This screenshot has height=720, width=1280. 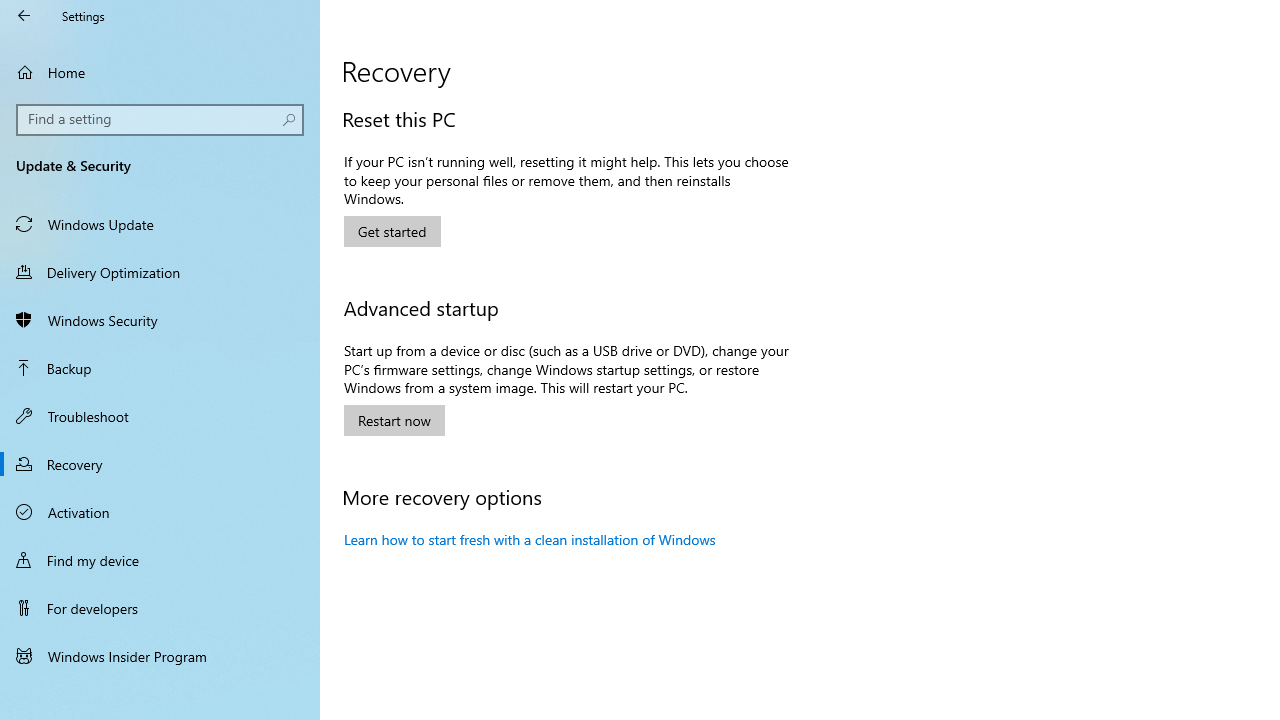 What do you see at coordinates (160, 464) in the screenshot?
I see `'Recovery'` at bounding box center [160, 464].